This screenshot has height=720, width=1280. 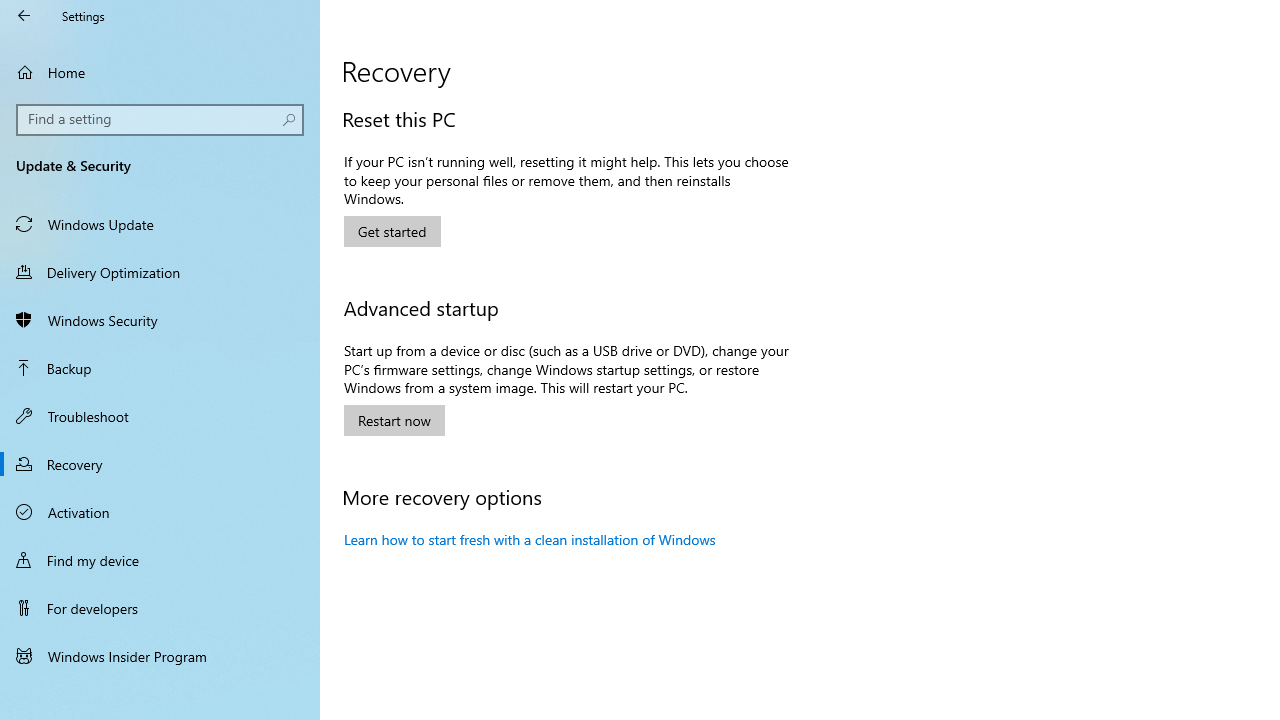 What do you see at coordinates (160, 464) in the screenshot?
I see `'Recovery'` at bounding box center [160, 464].